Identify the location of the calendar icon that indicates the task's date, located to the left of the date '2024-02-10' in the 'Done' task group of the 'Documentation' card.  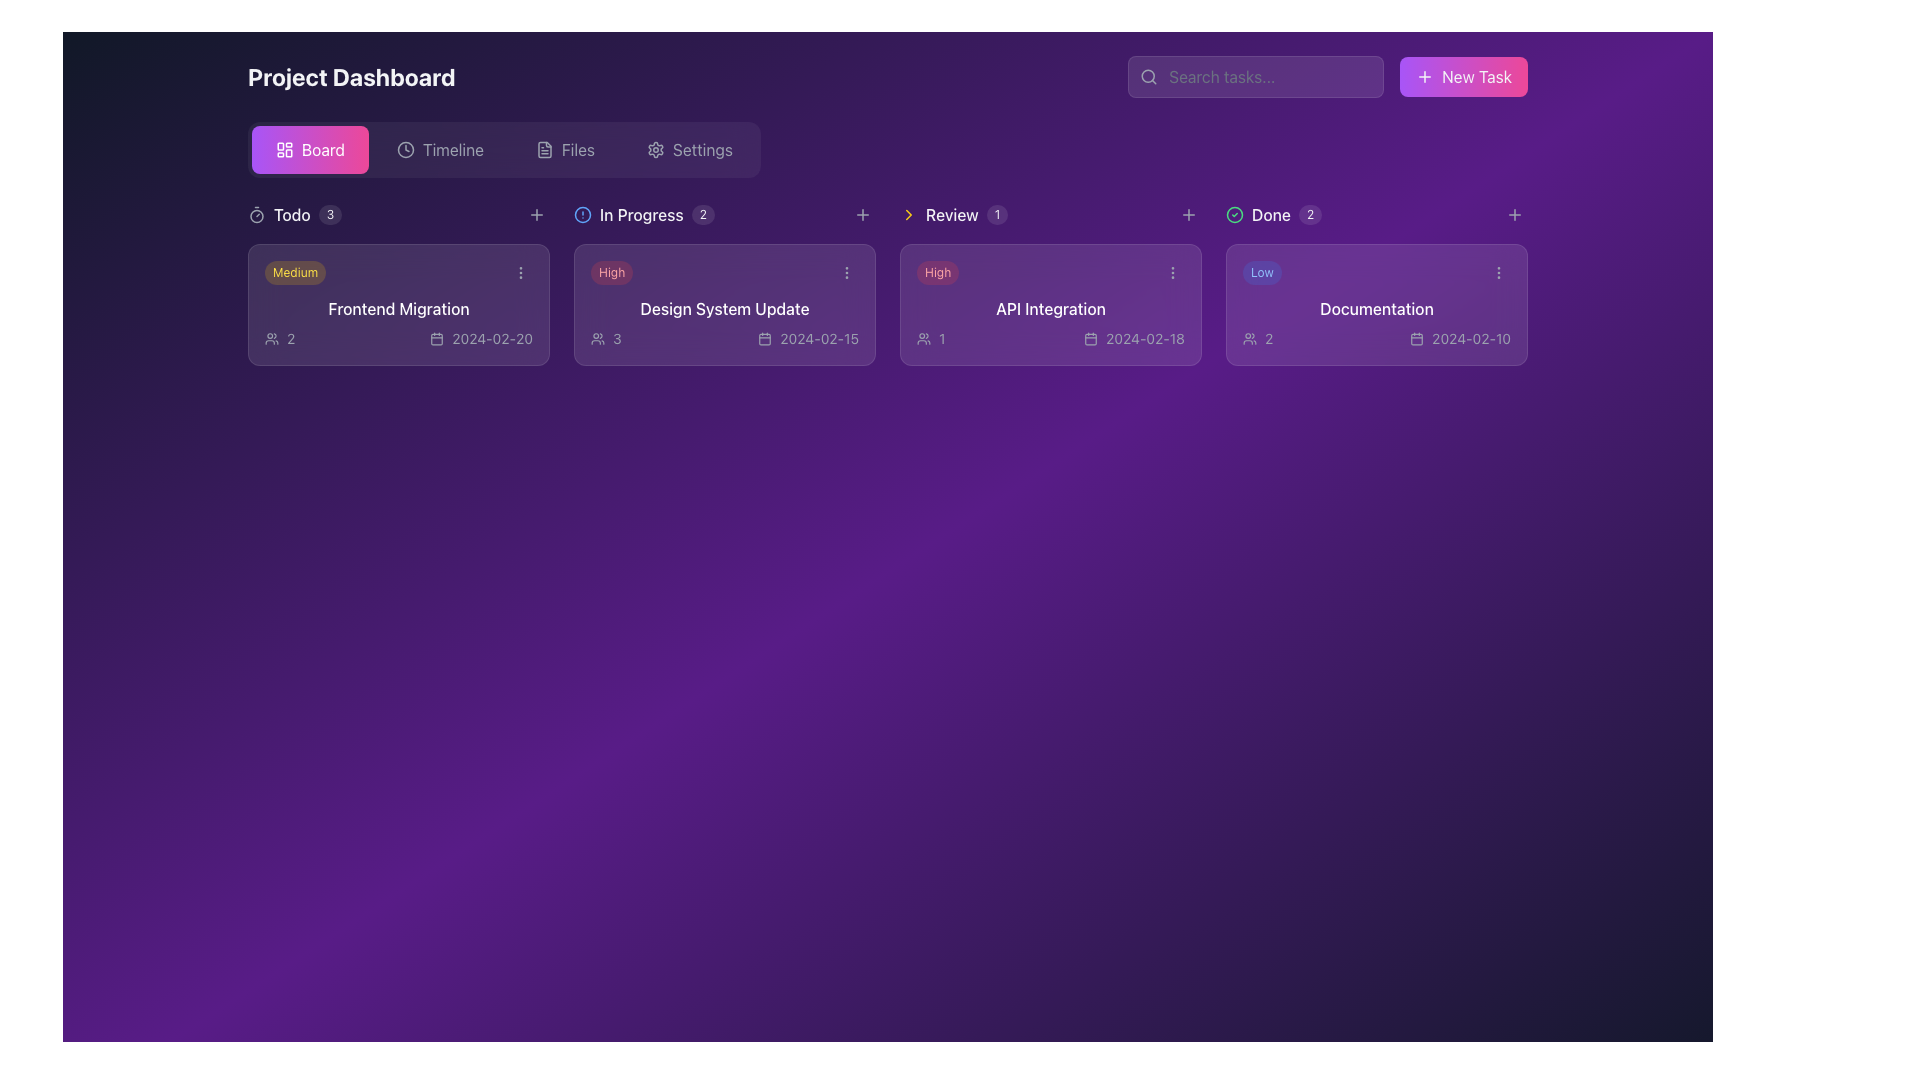
(1416, 338).